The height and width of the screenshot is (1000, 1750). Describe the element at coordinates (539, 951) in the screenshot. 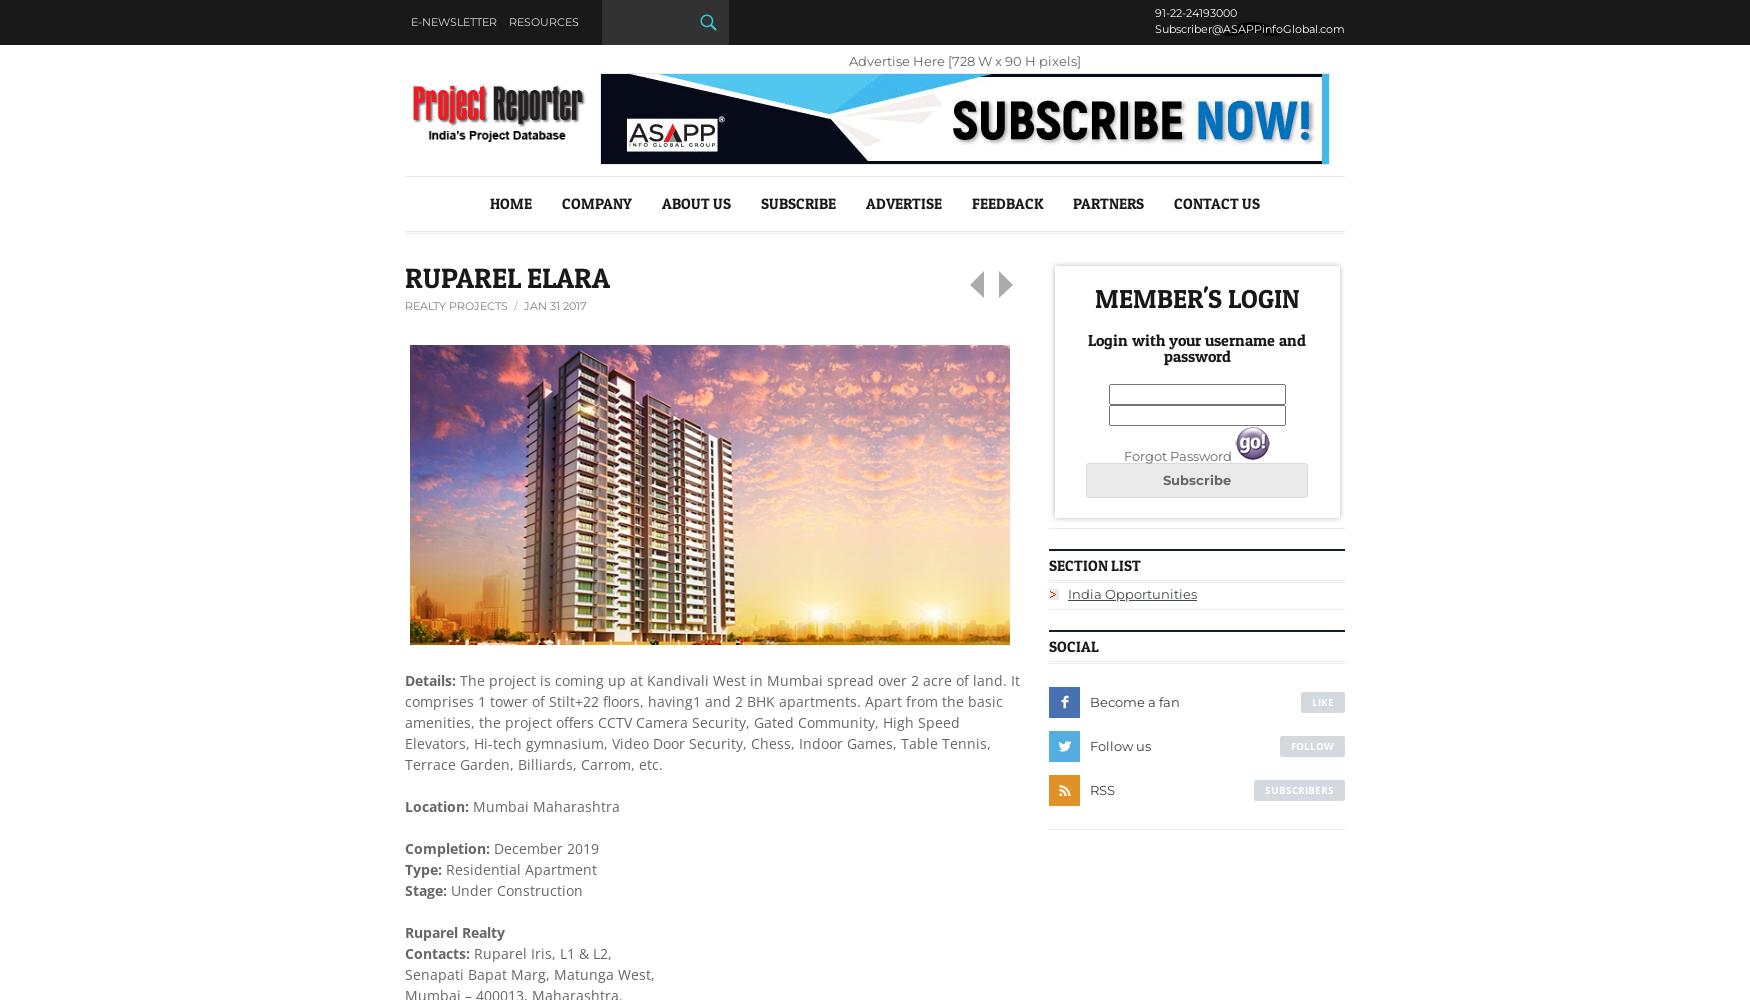

I see `'Ruparel Iris, L1 & L2,'` at that location.